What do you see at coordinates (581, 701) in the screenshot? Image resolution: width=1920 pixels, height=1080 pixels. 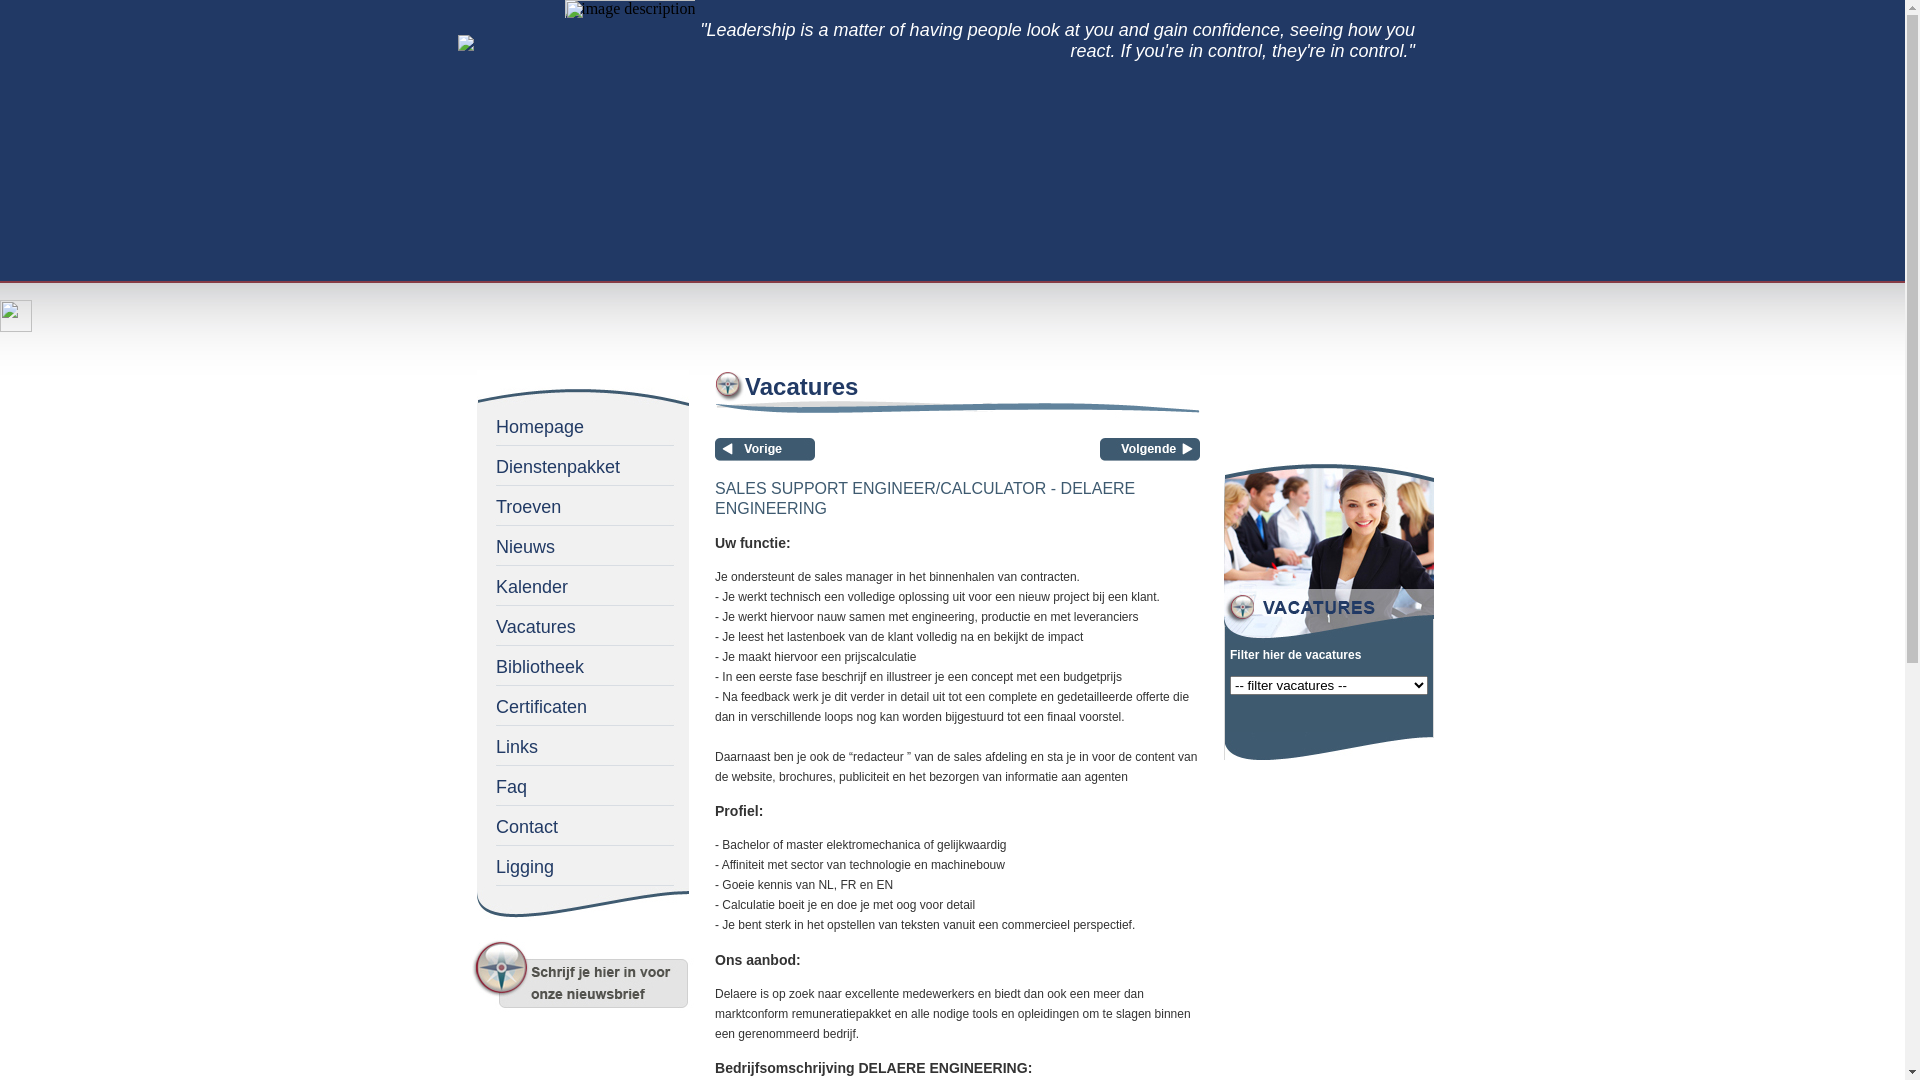 I see `'Certificaten'` at bounding box center [581, 701].